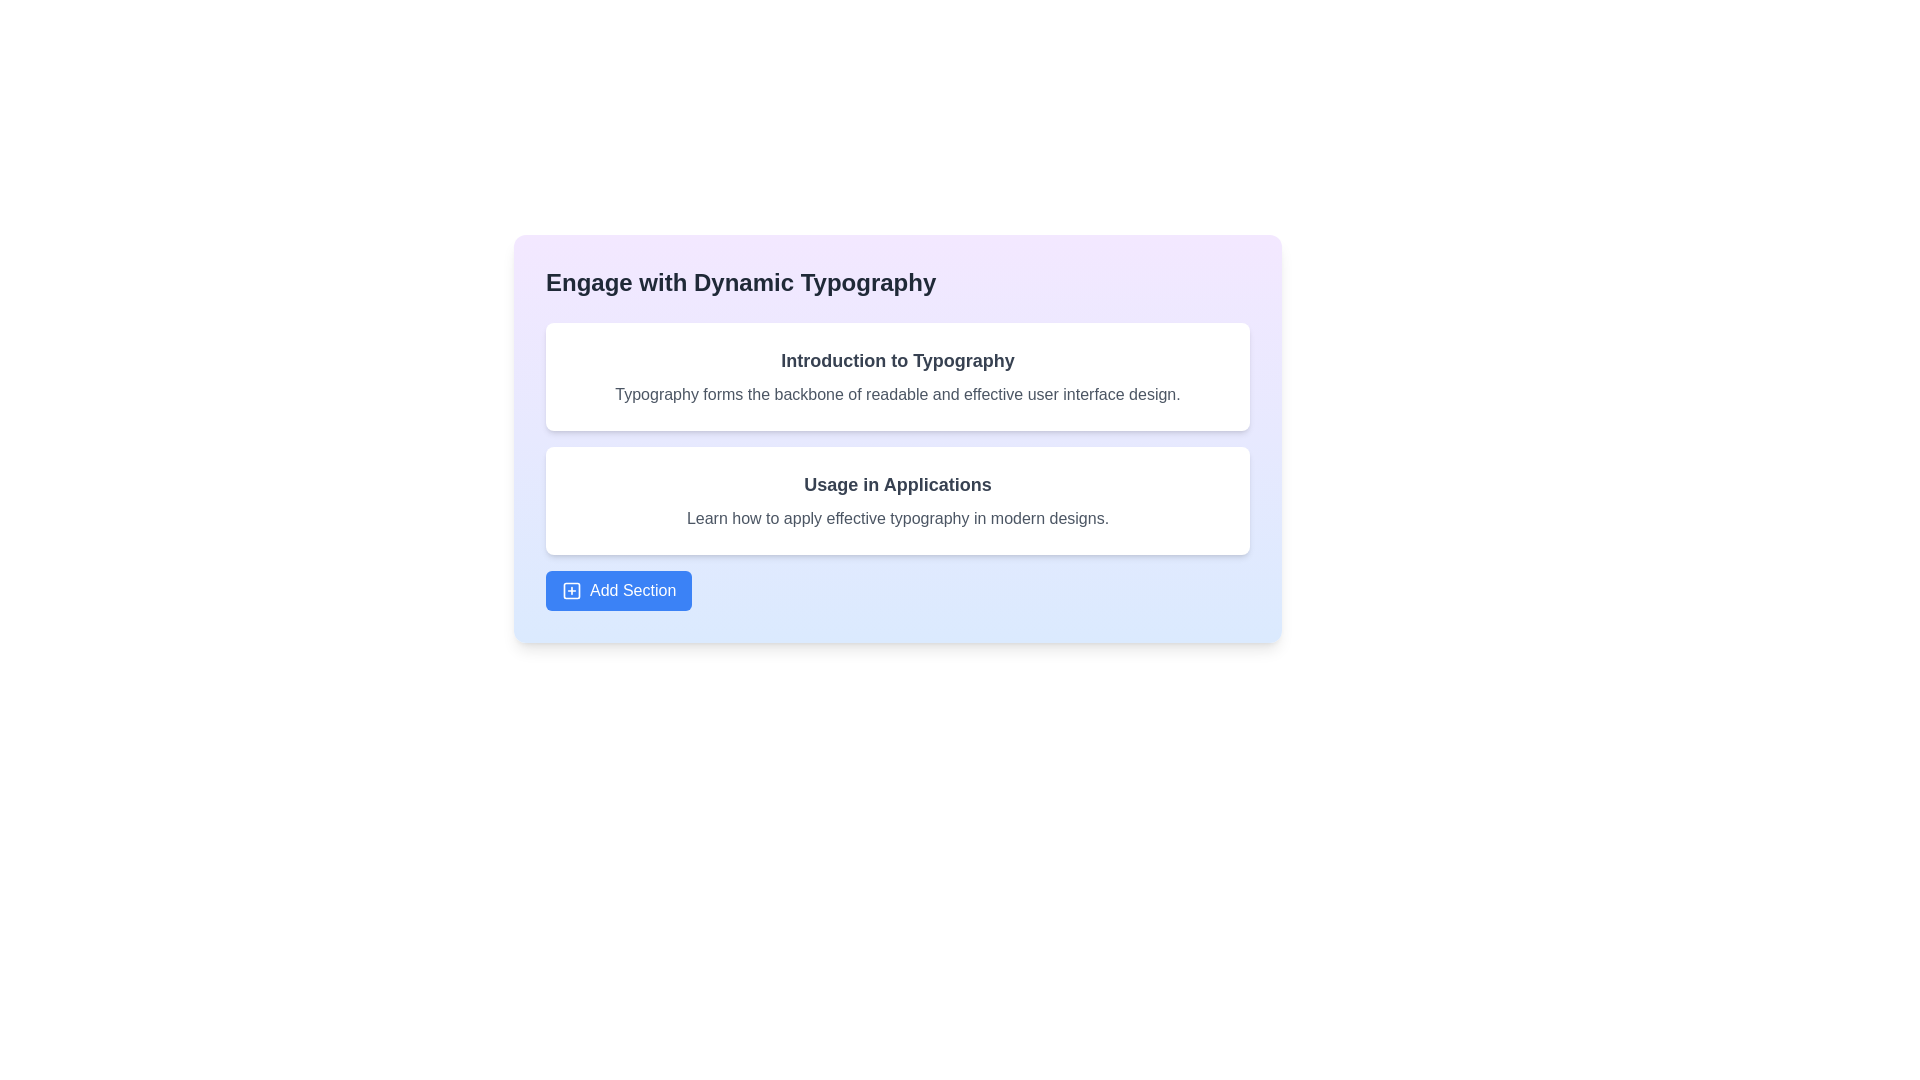 This screenshot has height=1080, width=1920. What do you see at coordinates (570, 589) in the screenshot?
I see `the 'Add Section' button by clicking on the graphical icon with a plus sign, which is located at the bottom-left corner of the main interface panel` at bounding box center [570, 589].